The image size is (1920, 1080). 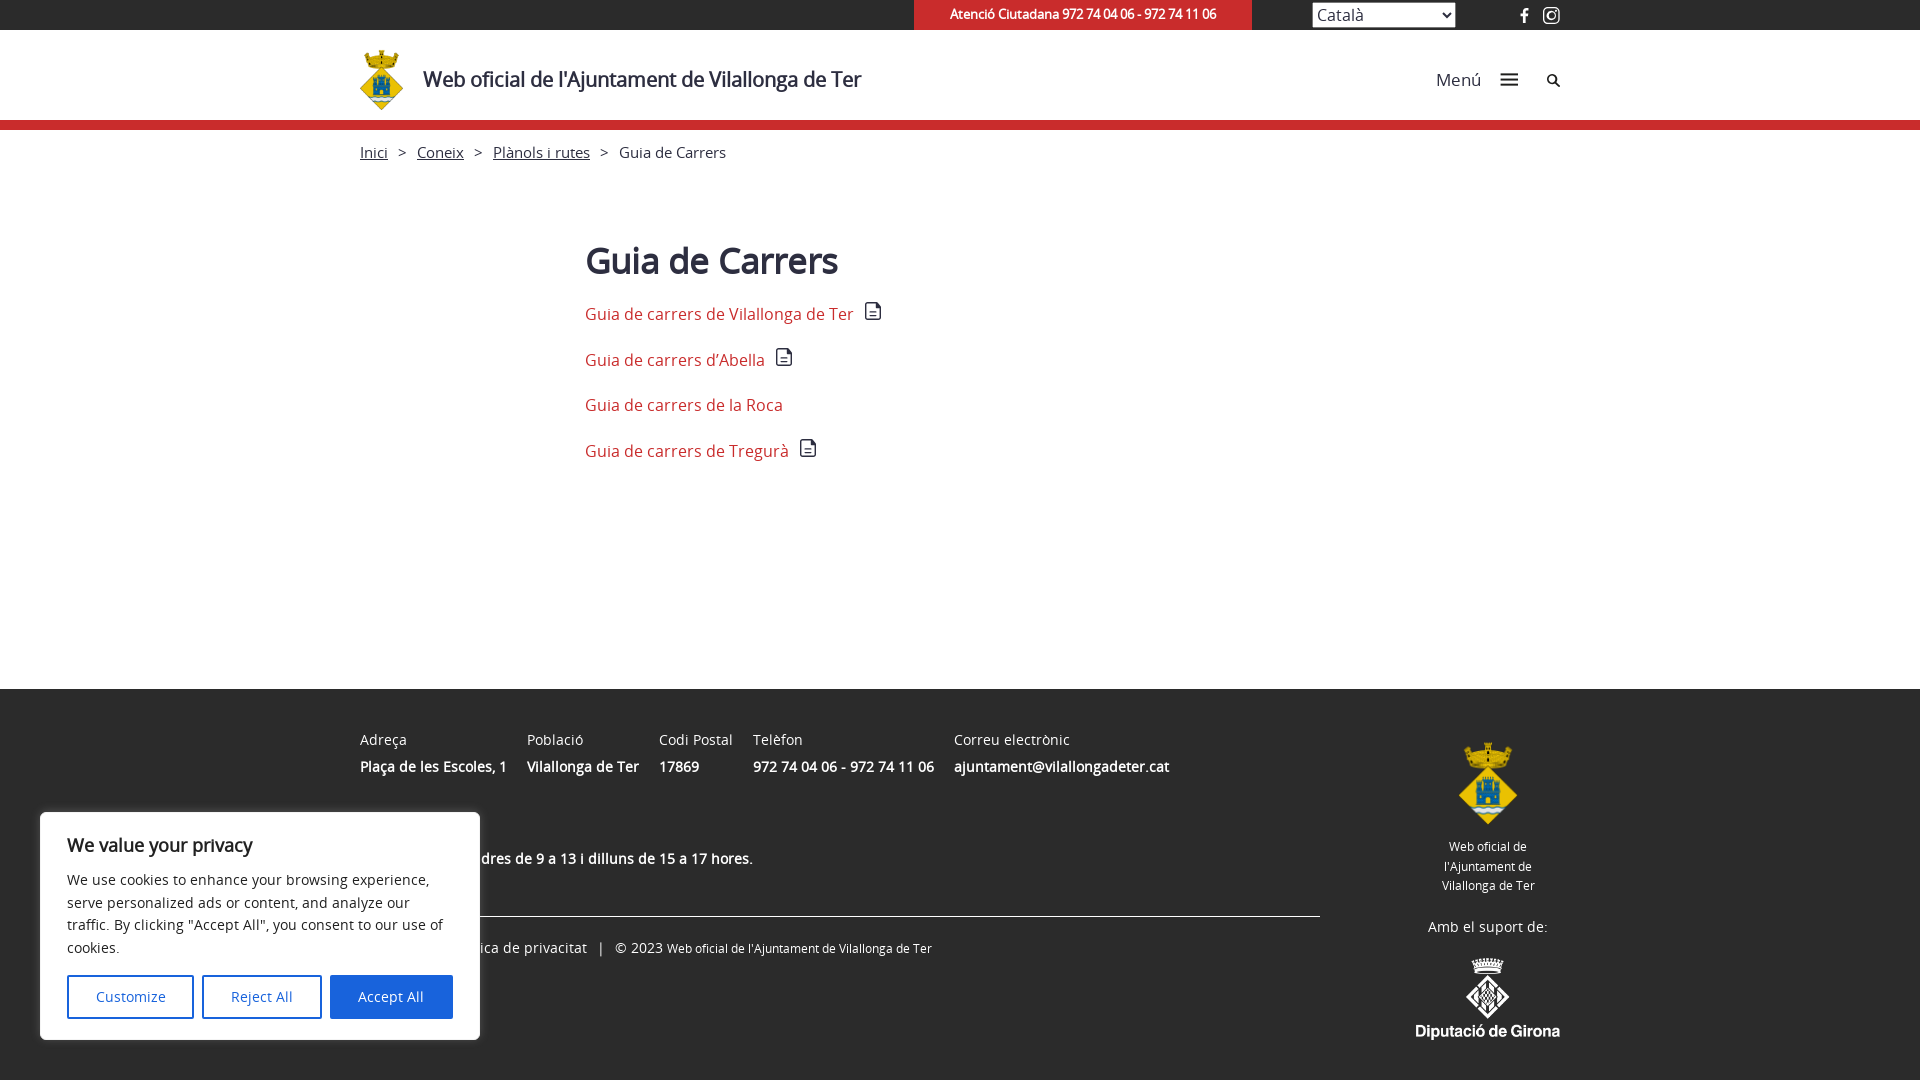 What do you see at coordinates (684, 405) in the screenshot?
I see `'Guia de carrers de la Roca'` at bounding box center [684, 405].